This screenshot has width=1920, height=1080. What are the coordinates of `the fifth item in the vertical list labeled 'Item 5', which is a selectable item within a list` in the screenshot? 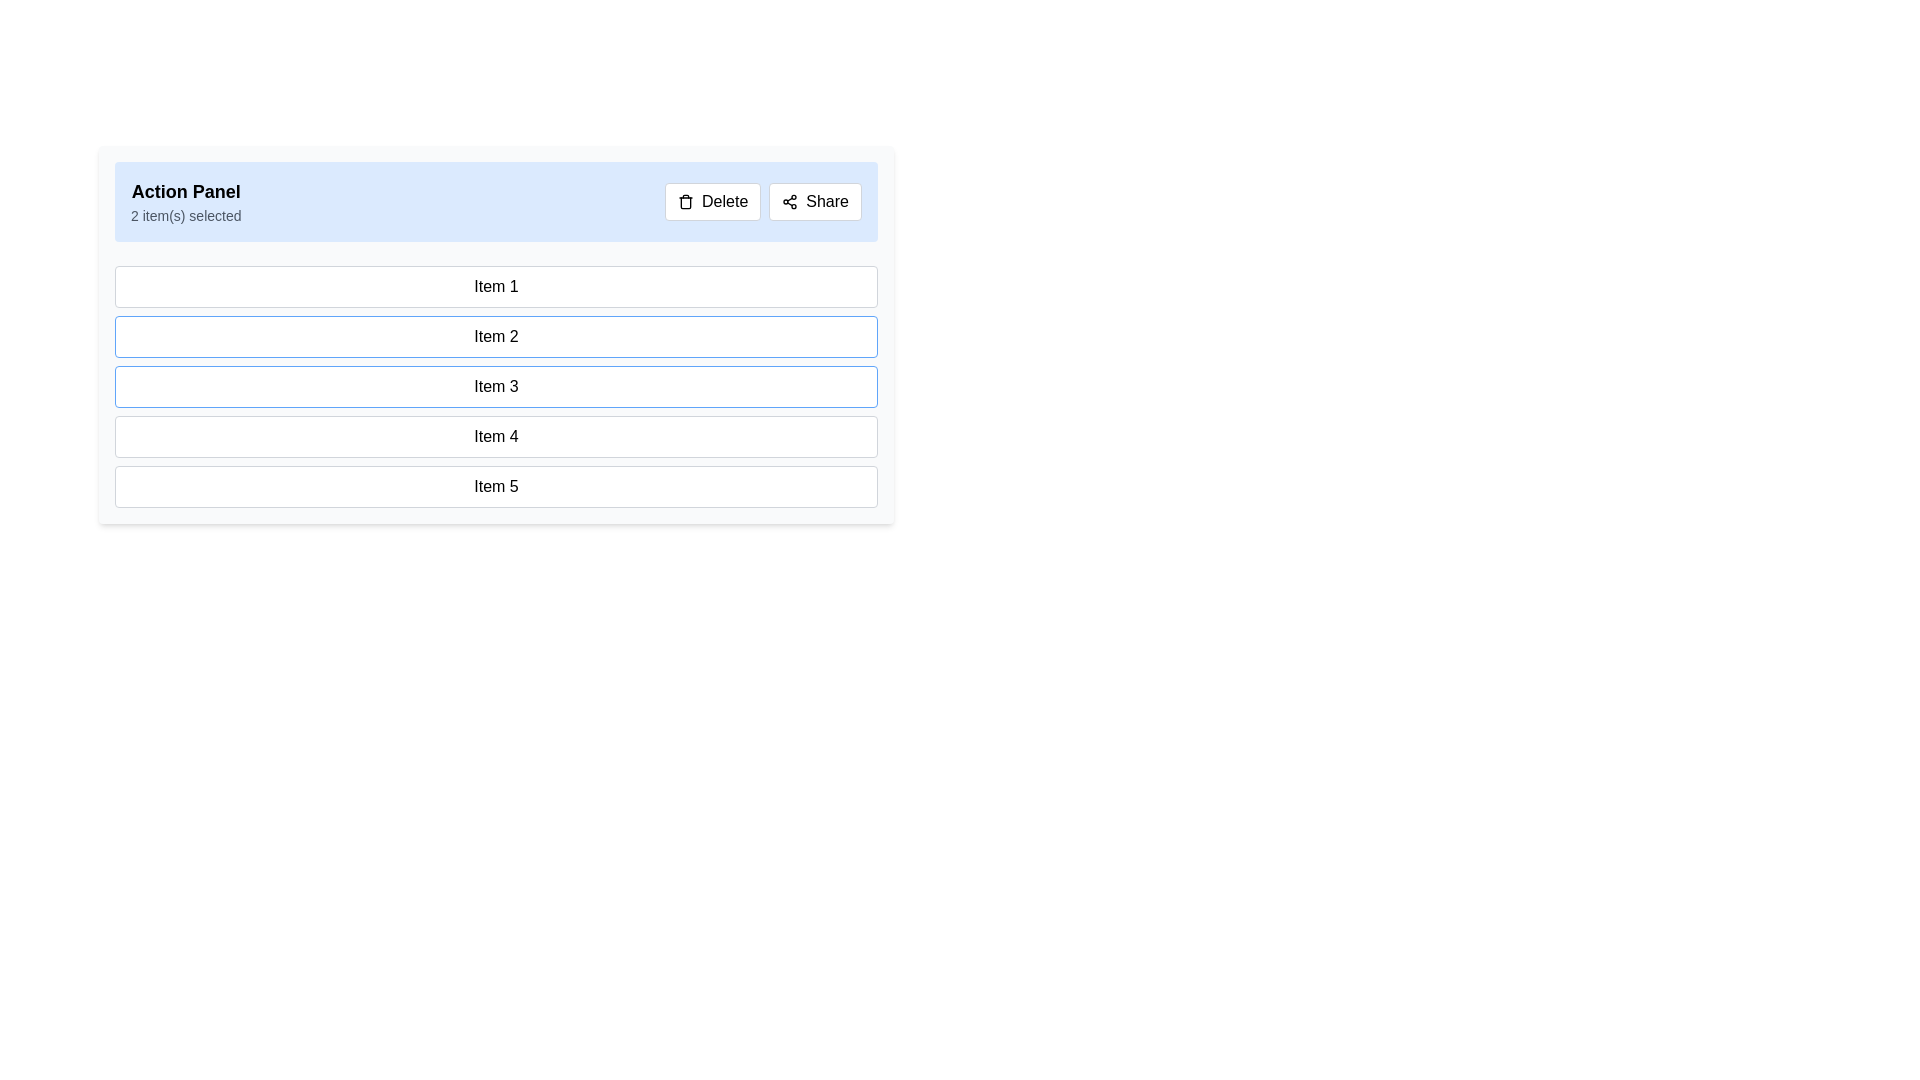 It's located at (496, 486).